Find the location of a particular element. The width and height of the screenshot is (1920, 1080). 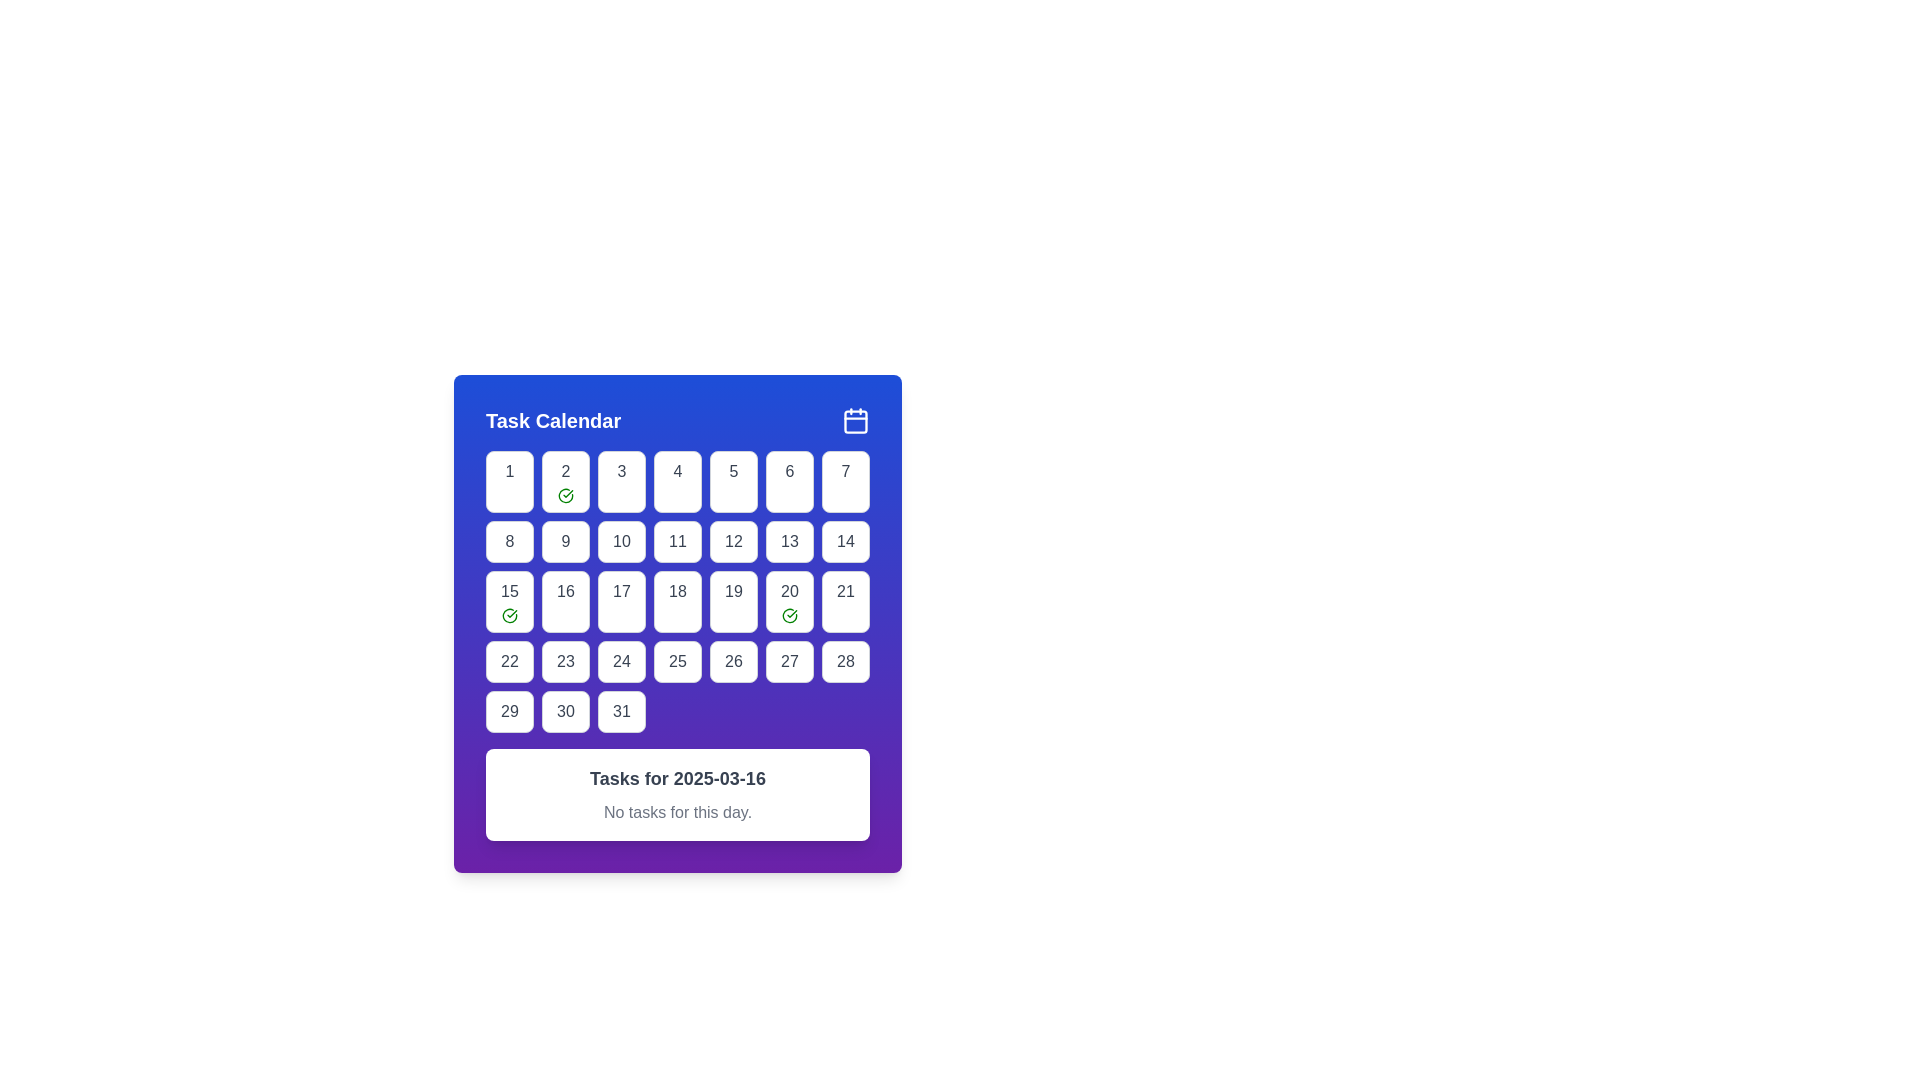

the date button styled as a date indicator representing '28' in the calendar UI is located at coordinates (845, 662).